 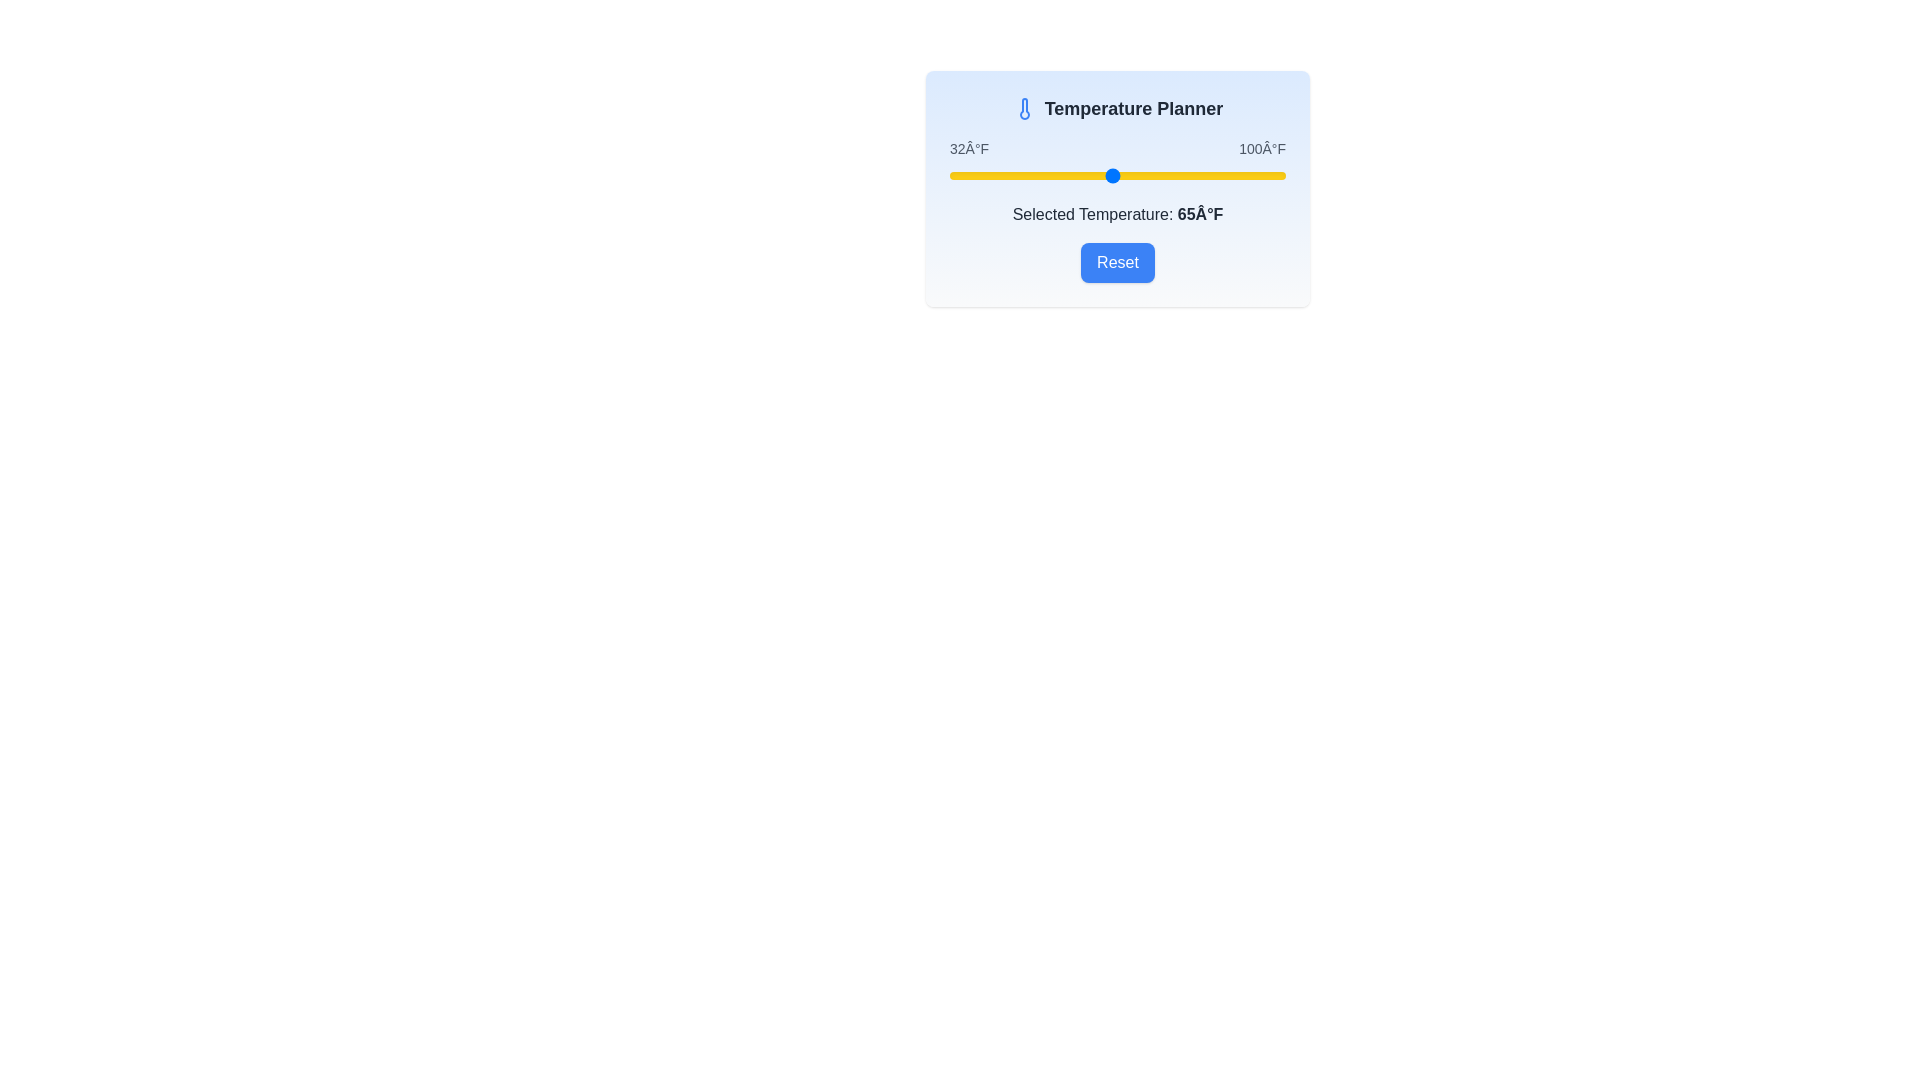 I want to click on the Reset button to reset the temperature to its default value, so click(x=1117, y=261).